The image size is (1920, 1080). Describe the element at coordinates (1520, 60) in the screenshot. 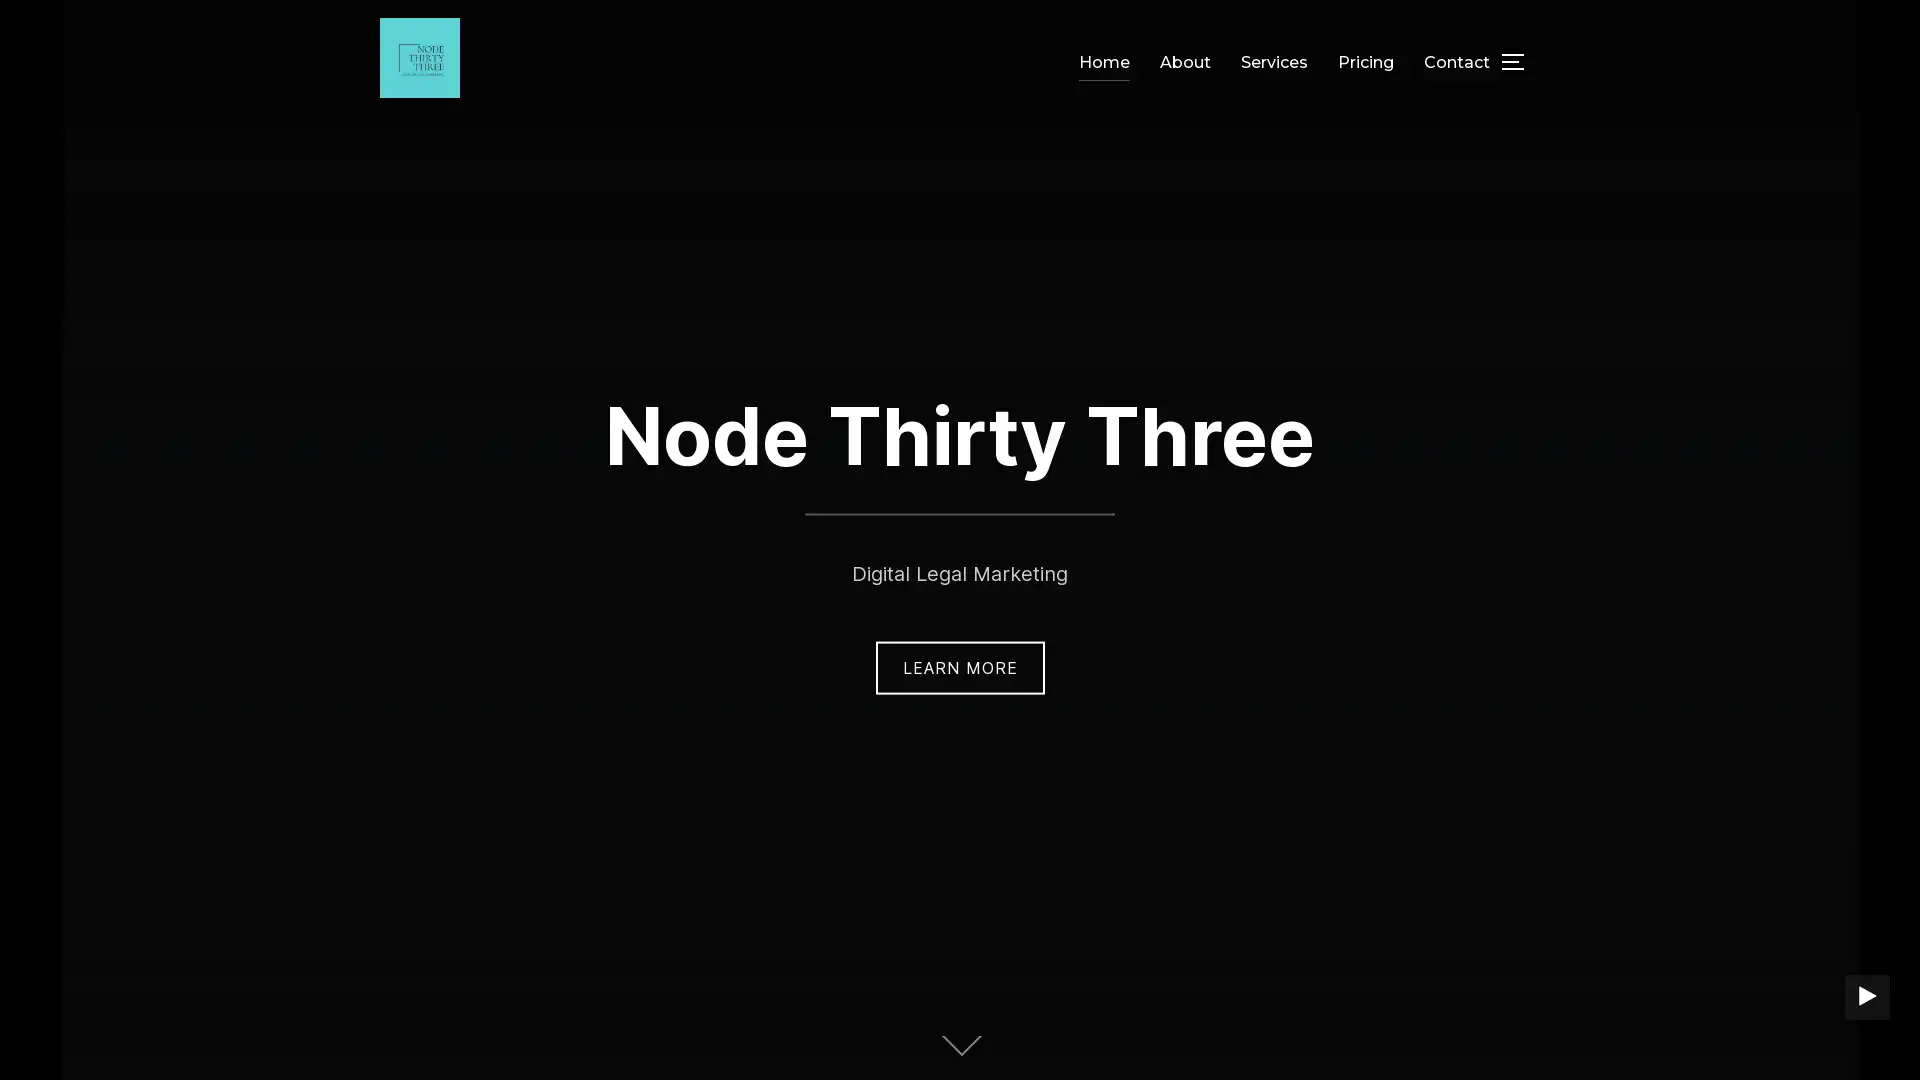

I see `TOGGLE SIDEBAR & NAVIGATION` at that location.